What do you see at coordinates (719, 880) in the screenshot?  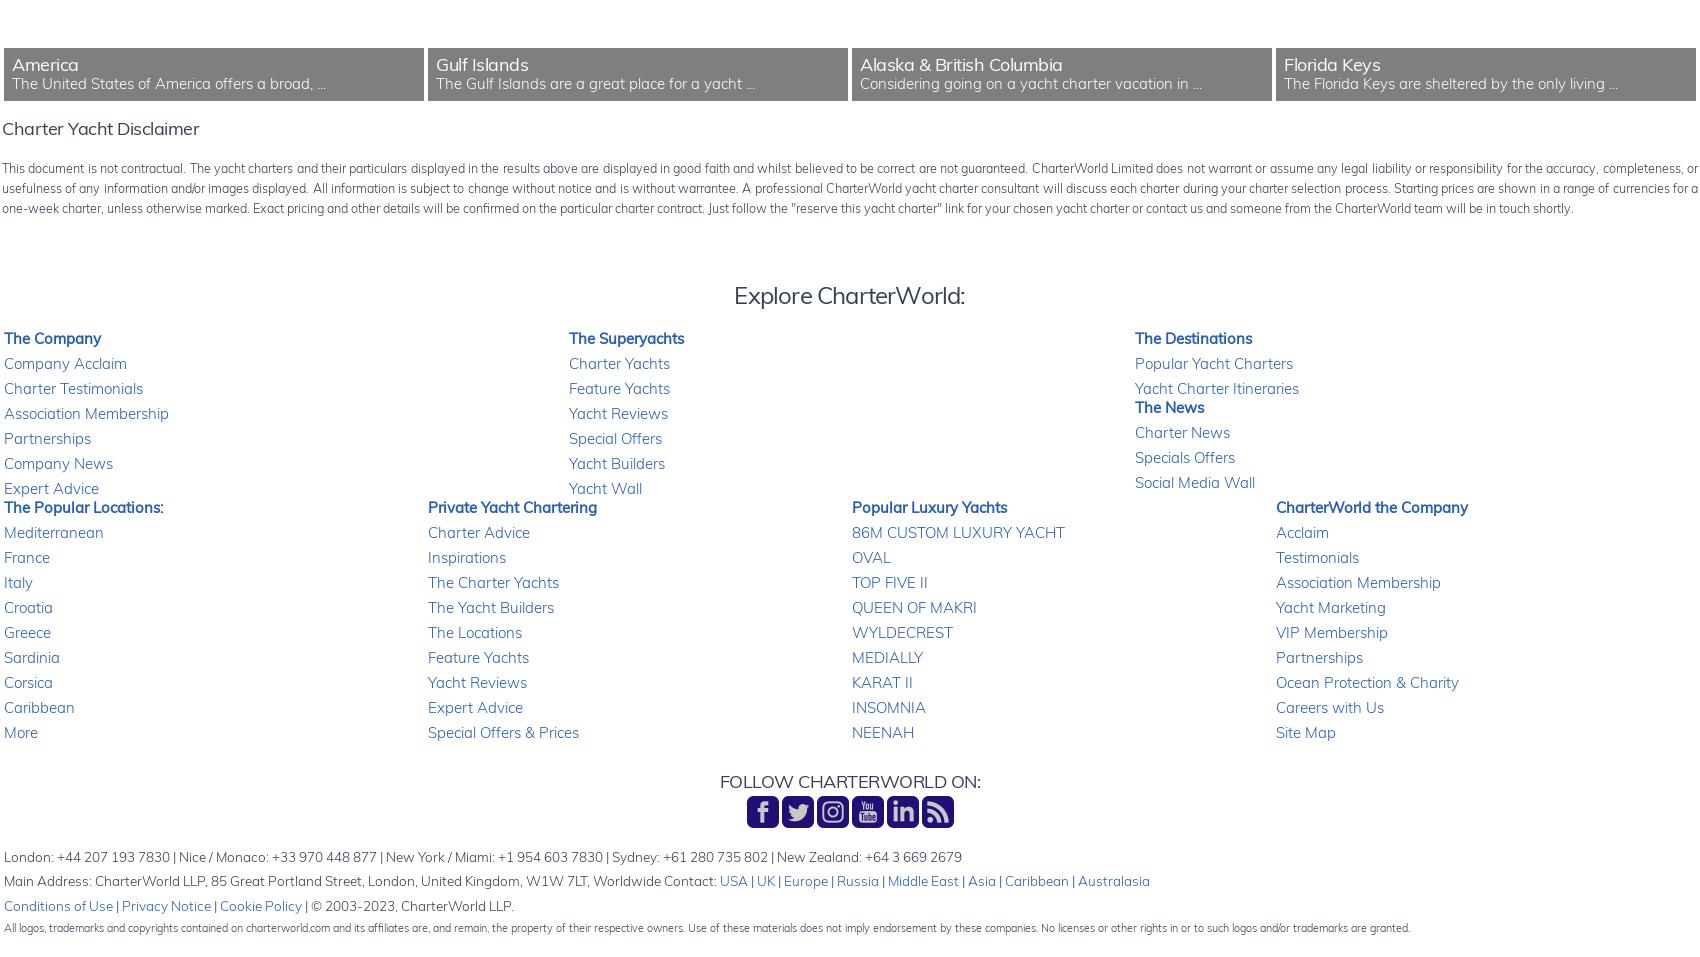 I see `'USA'` at bounding box center [719, 880].